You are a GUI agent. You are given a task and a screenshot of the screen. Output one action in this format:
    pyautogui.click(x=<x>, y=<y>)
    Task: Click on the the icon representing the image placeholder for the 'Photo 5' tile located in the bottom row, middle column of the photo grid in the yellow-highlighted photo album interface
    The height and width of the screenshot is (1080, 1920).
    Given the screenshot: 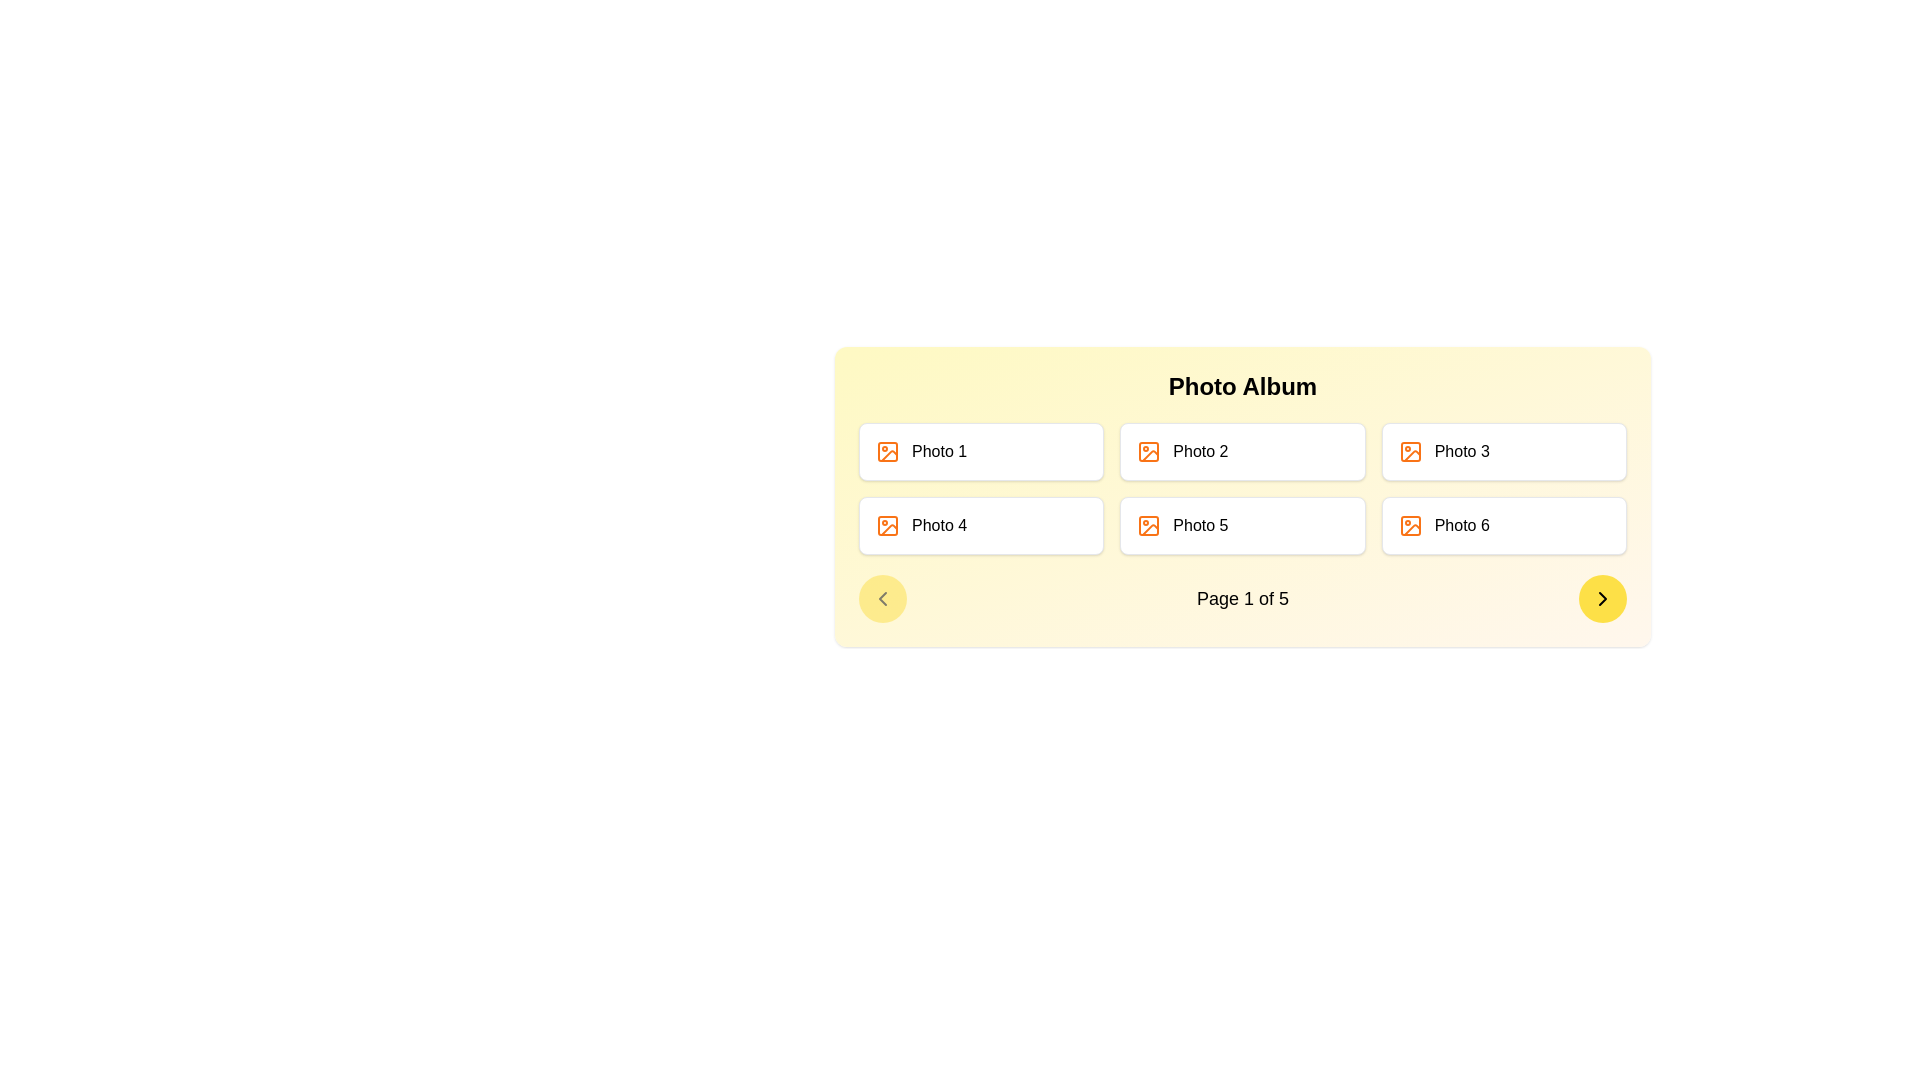 What is the action you would take?
    pyautogui.click(x=1150, y=529)
    